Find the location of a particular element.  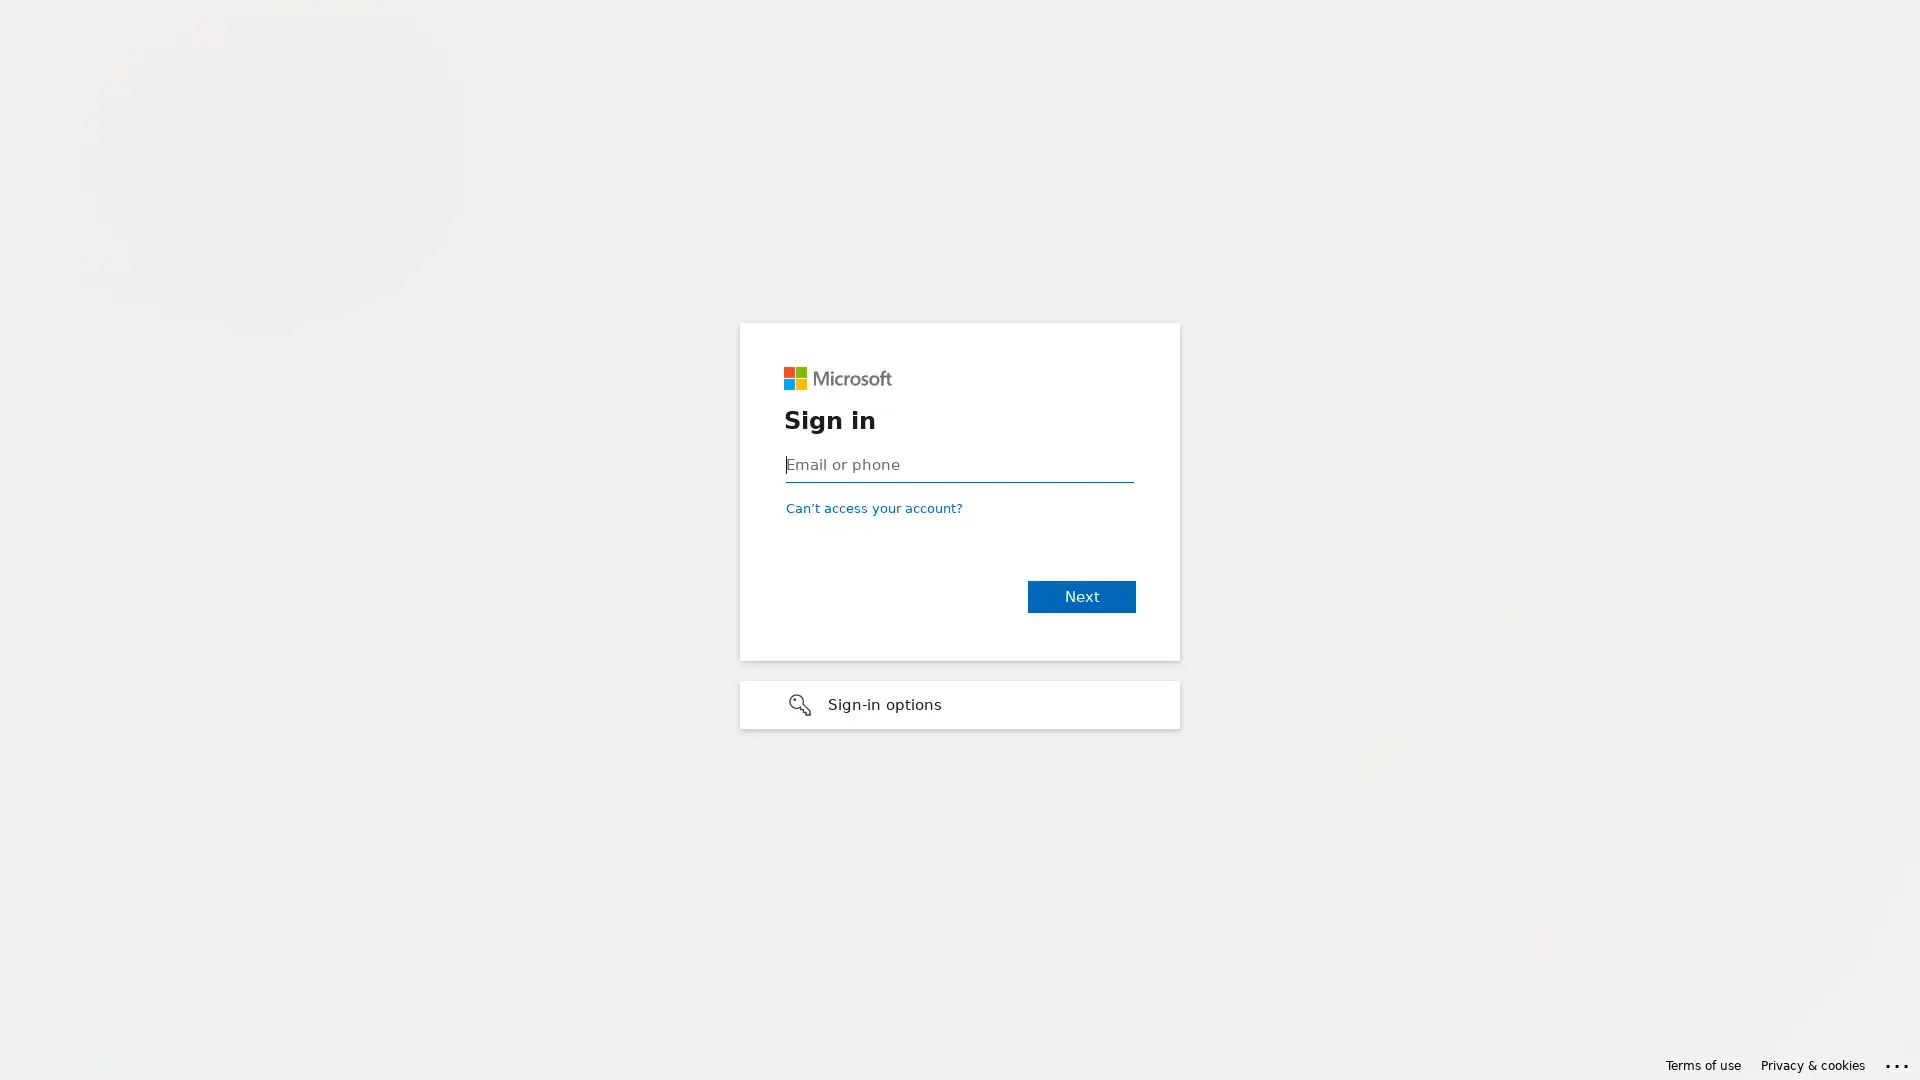

Click here for troubleshooting information is located at coordinates (1897, 1062).